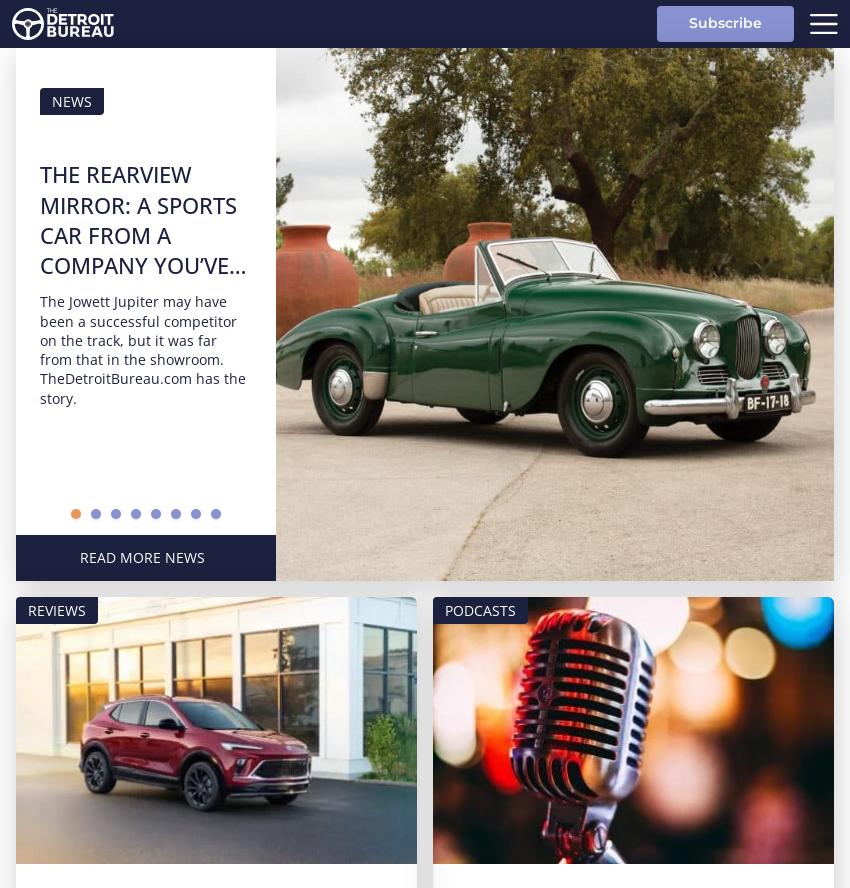 The width and height of the screenshot is (850, 888). I want to click on 'READ MORE NEWS', so click(141, 557).